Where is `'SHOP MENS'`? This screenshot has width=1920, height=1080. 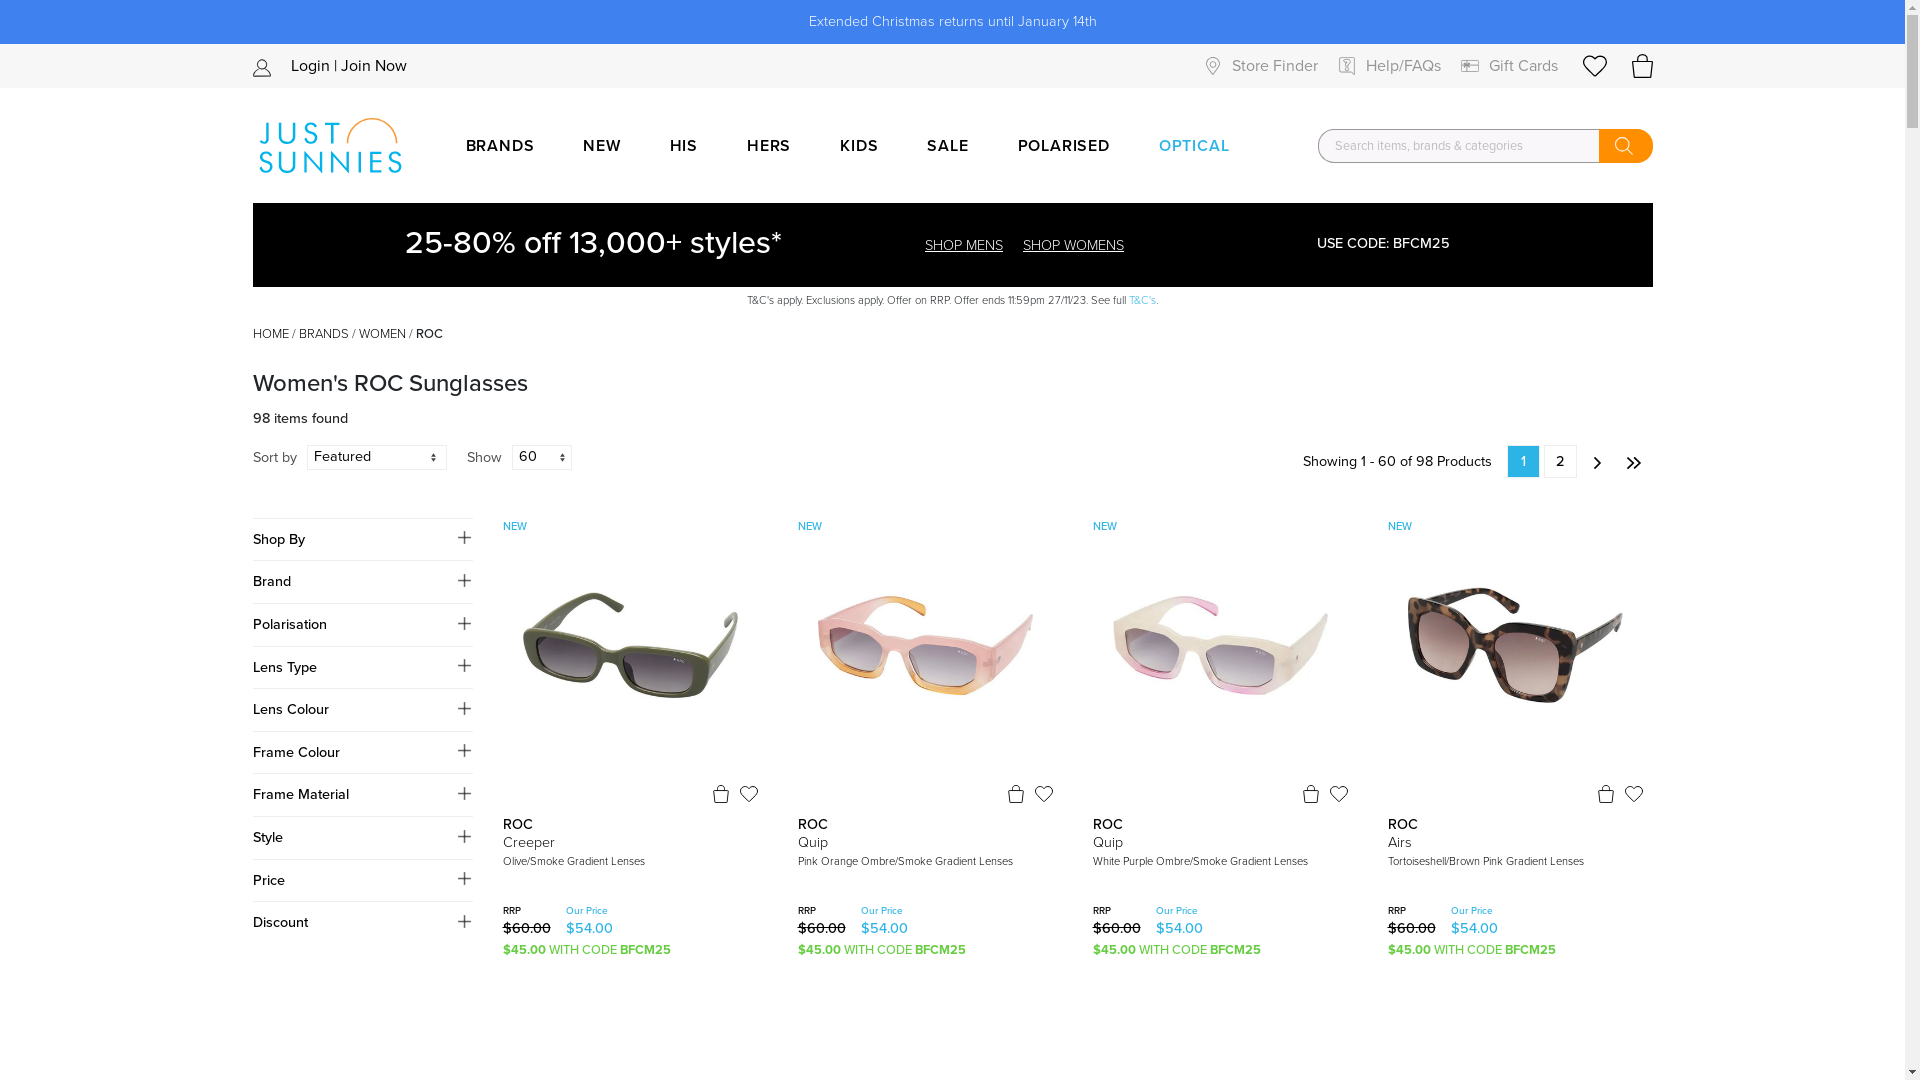 'SHOP MENS' is located at coordinates (924, 244).